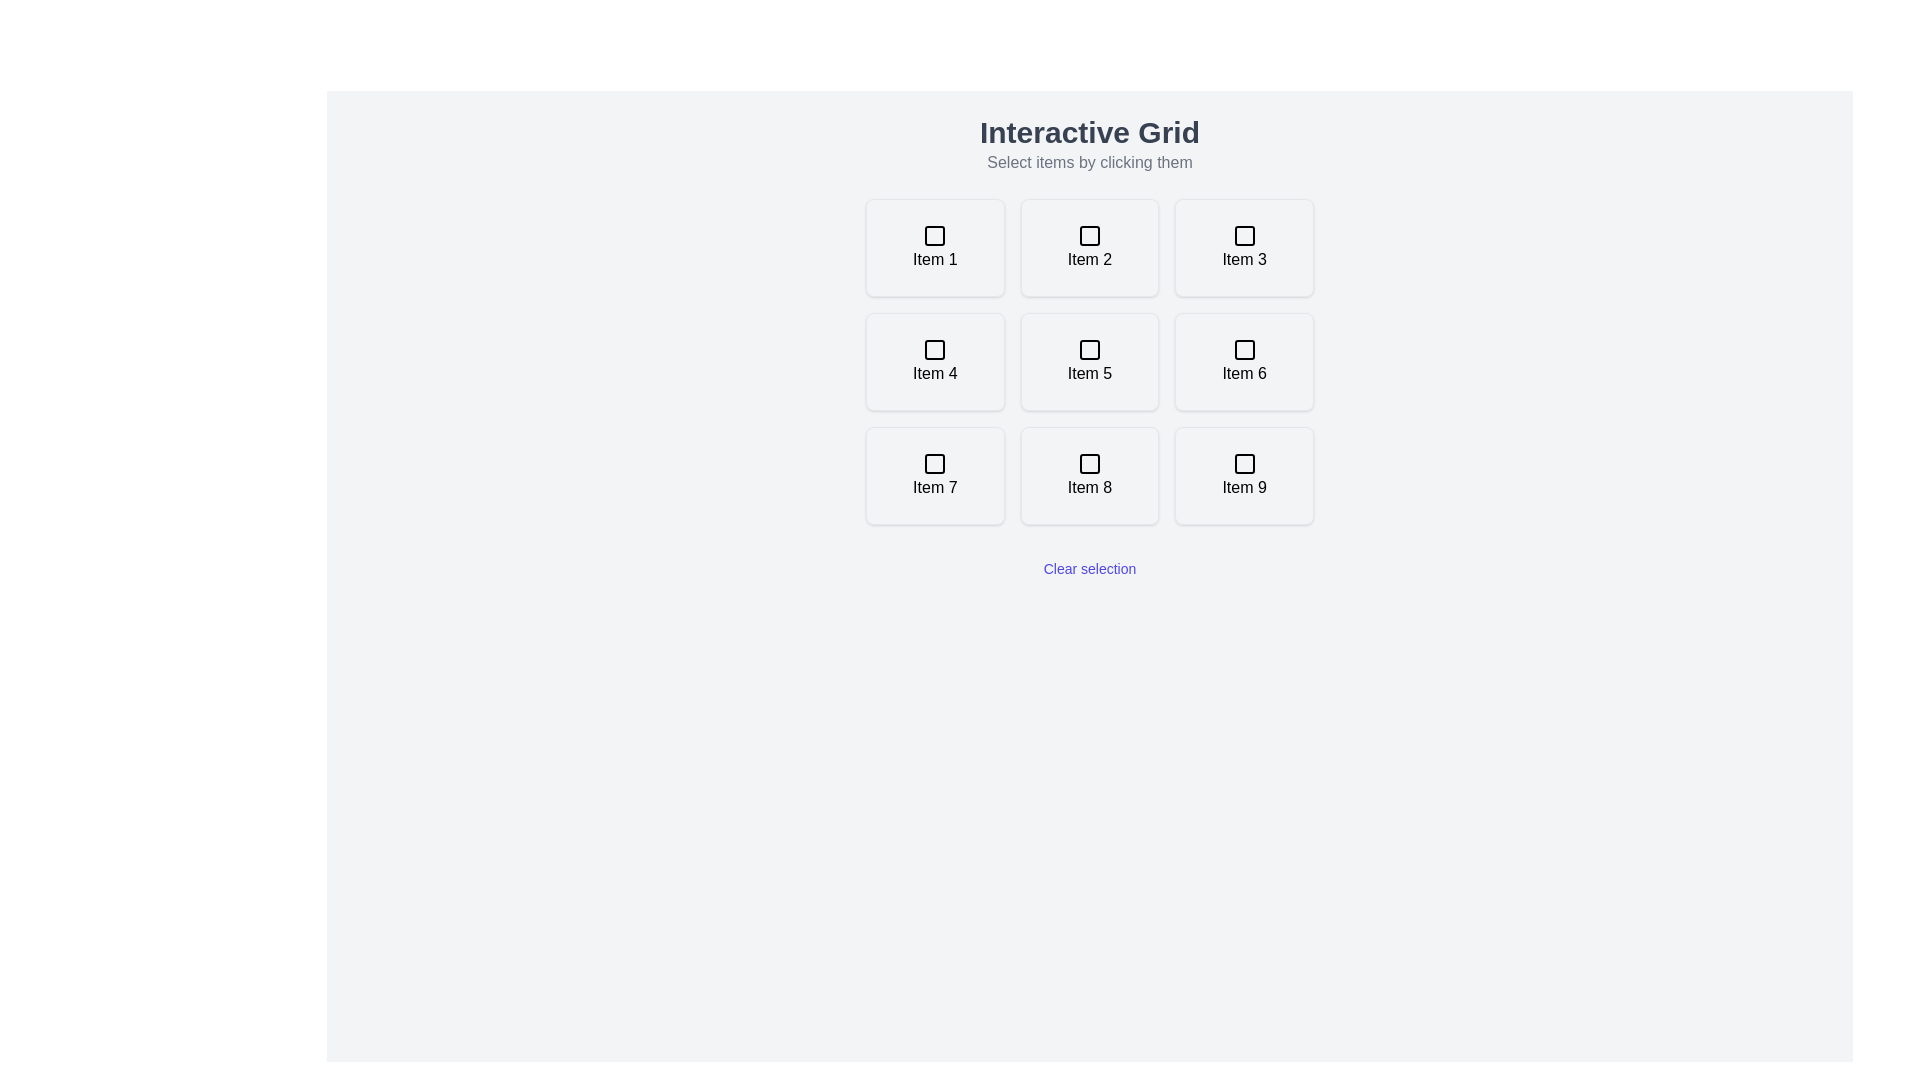 The image size is (1920, 1080). I want to click on the graphical highlight component located at the lower-right corner of the 'Item 9' button in a 3x3 grid layout, which features rounded corners and dimensions of 18x18 pixels, so click(1243, 463).